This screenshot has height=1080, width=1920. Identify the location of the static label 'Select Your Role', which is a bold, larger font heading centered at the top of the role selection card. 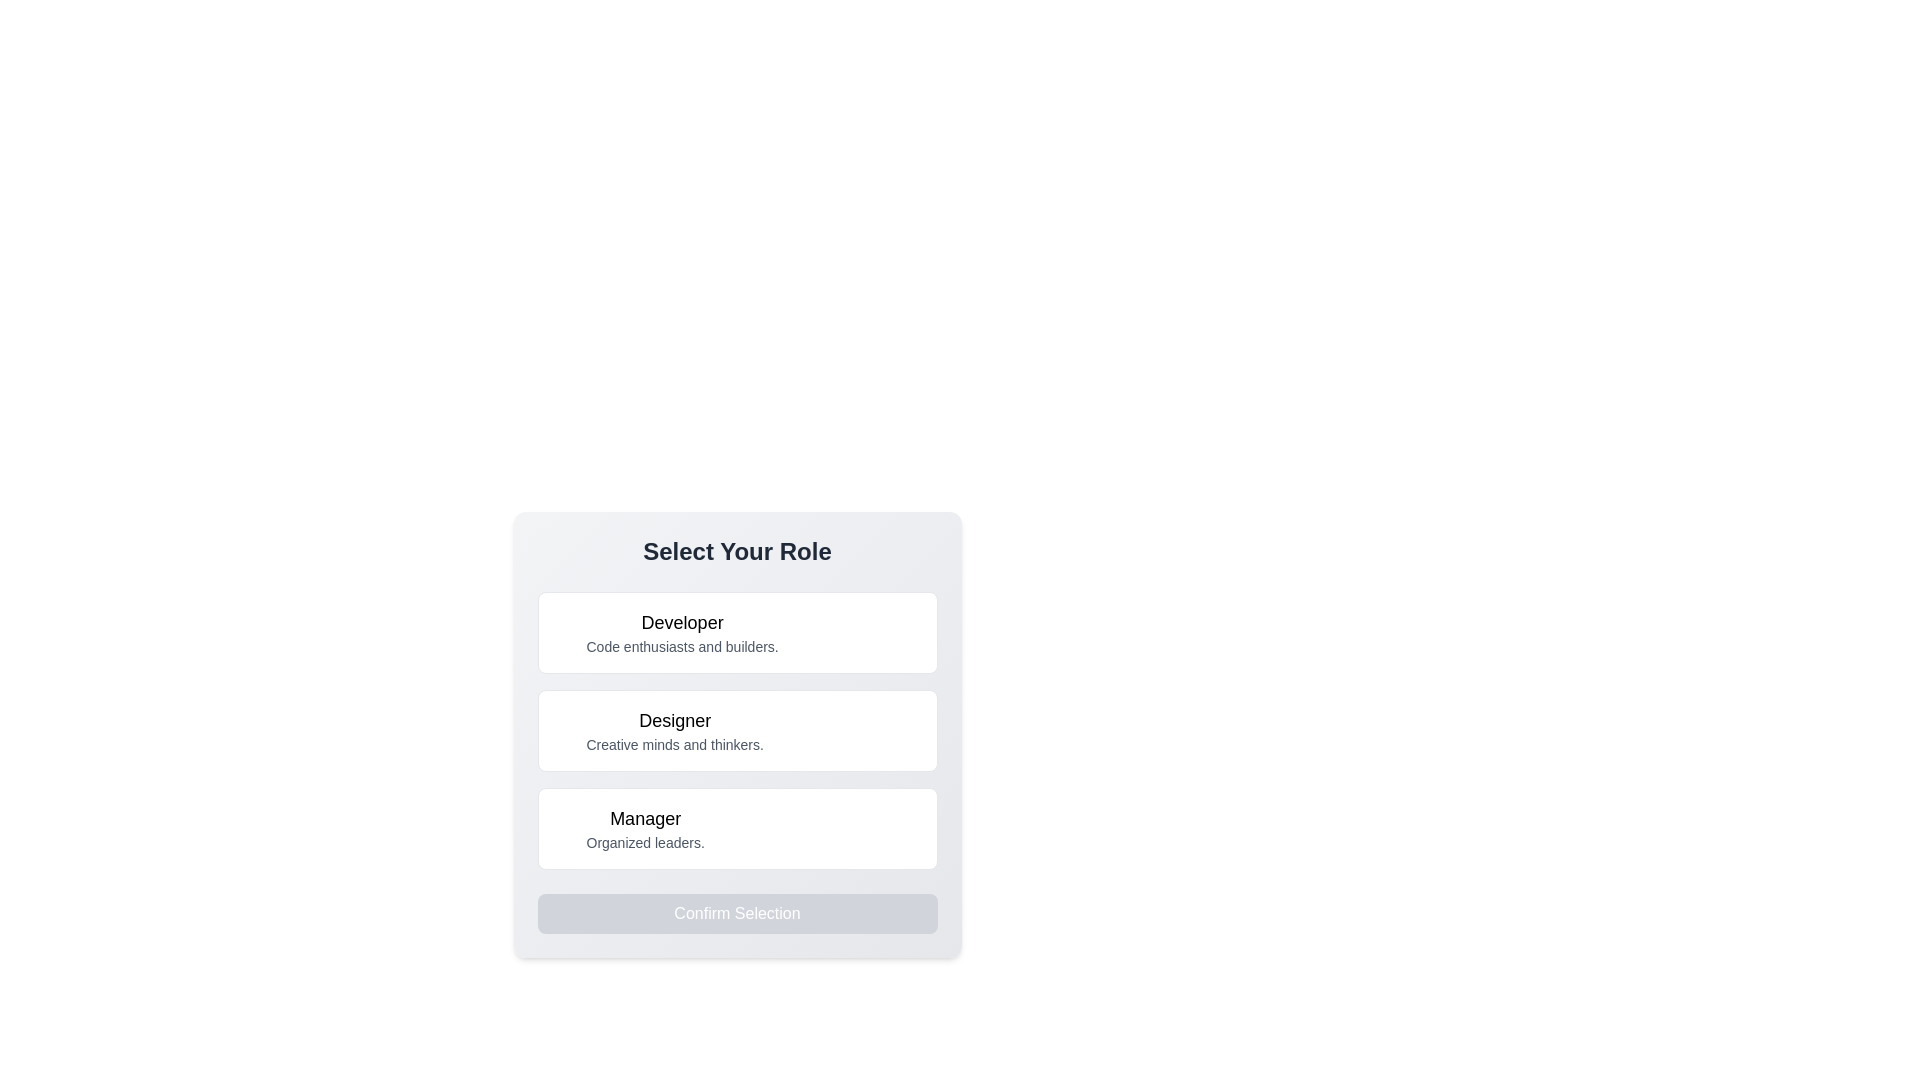
(736, 551).